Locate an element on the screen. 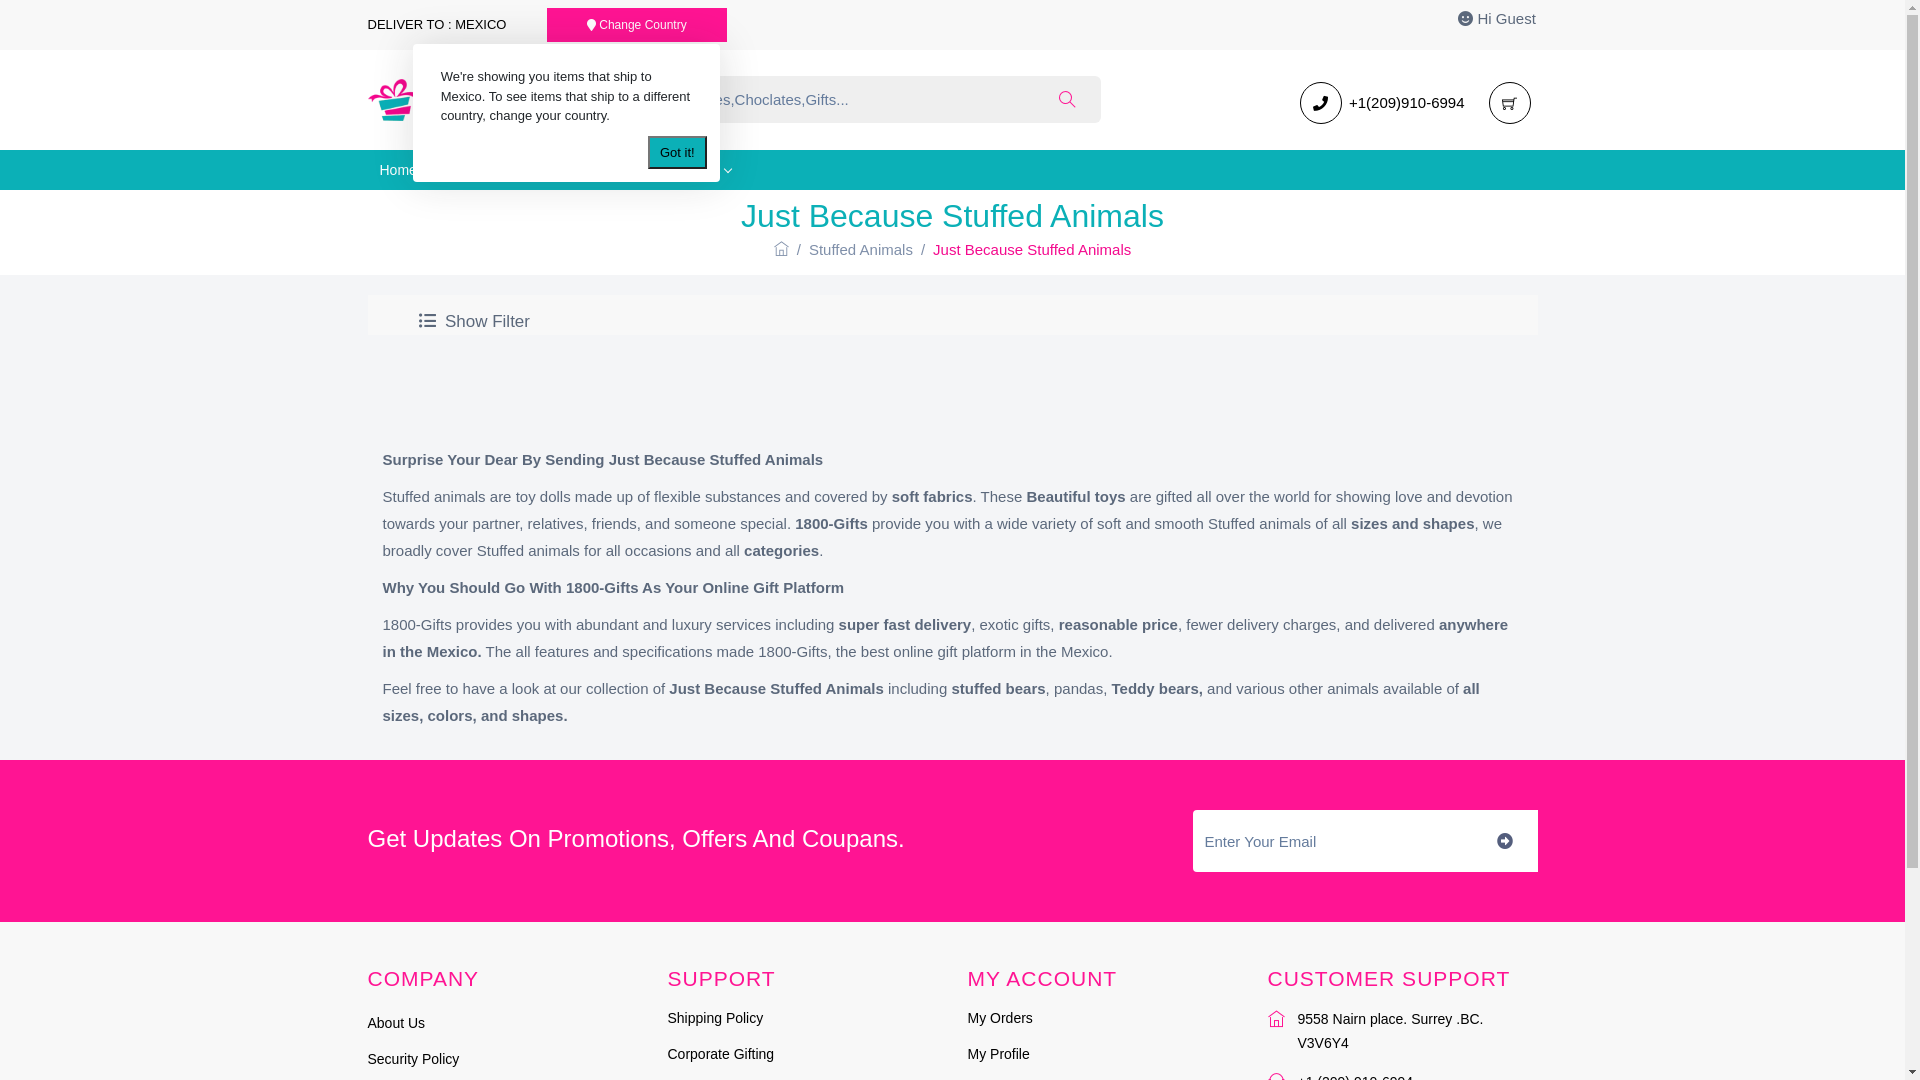  'Corporate Gifting' is located at coordinates (720, 1052).